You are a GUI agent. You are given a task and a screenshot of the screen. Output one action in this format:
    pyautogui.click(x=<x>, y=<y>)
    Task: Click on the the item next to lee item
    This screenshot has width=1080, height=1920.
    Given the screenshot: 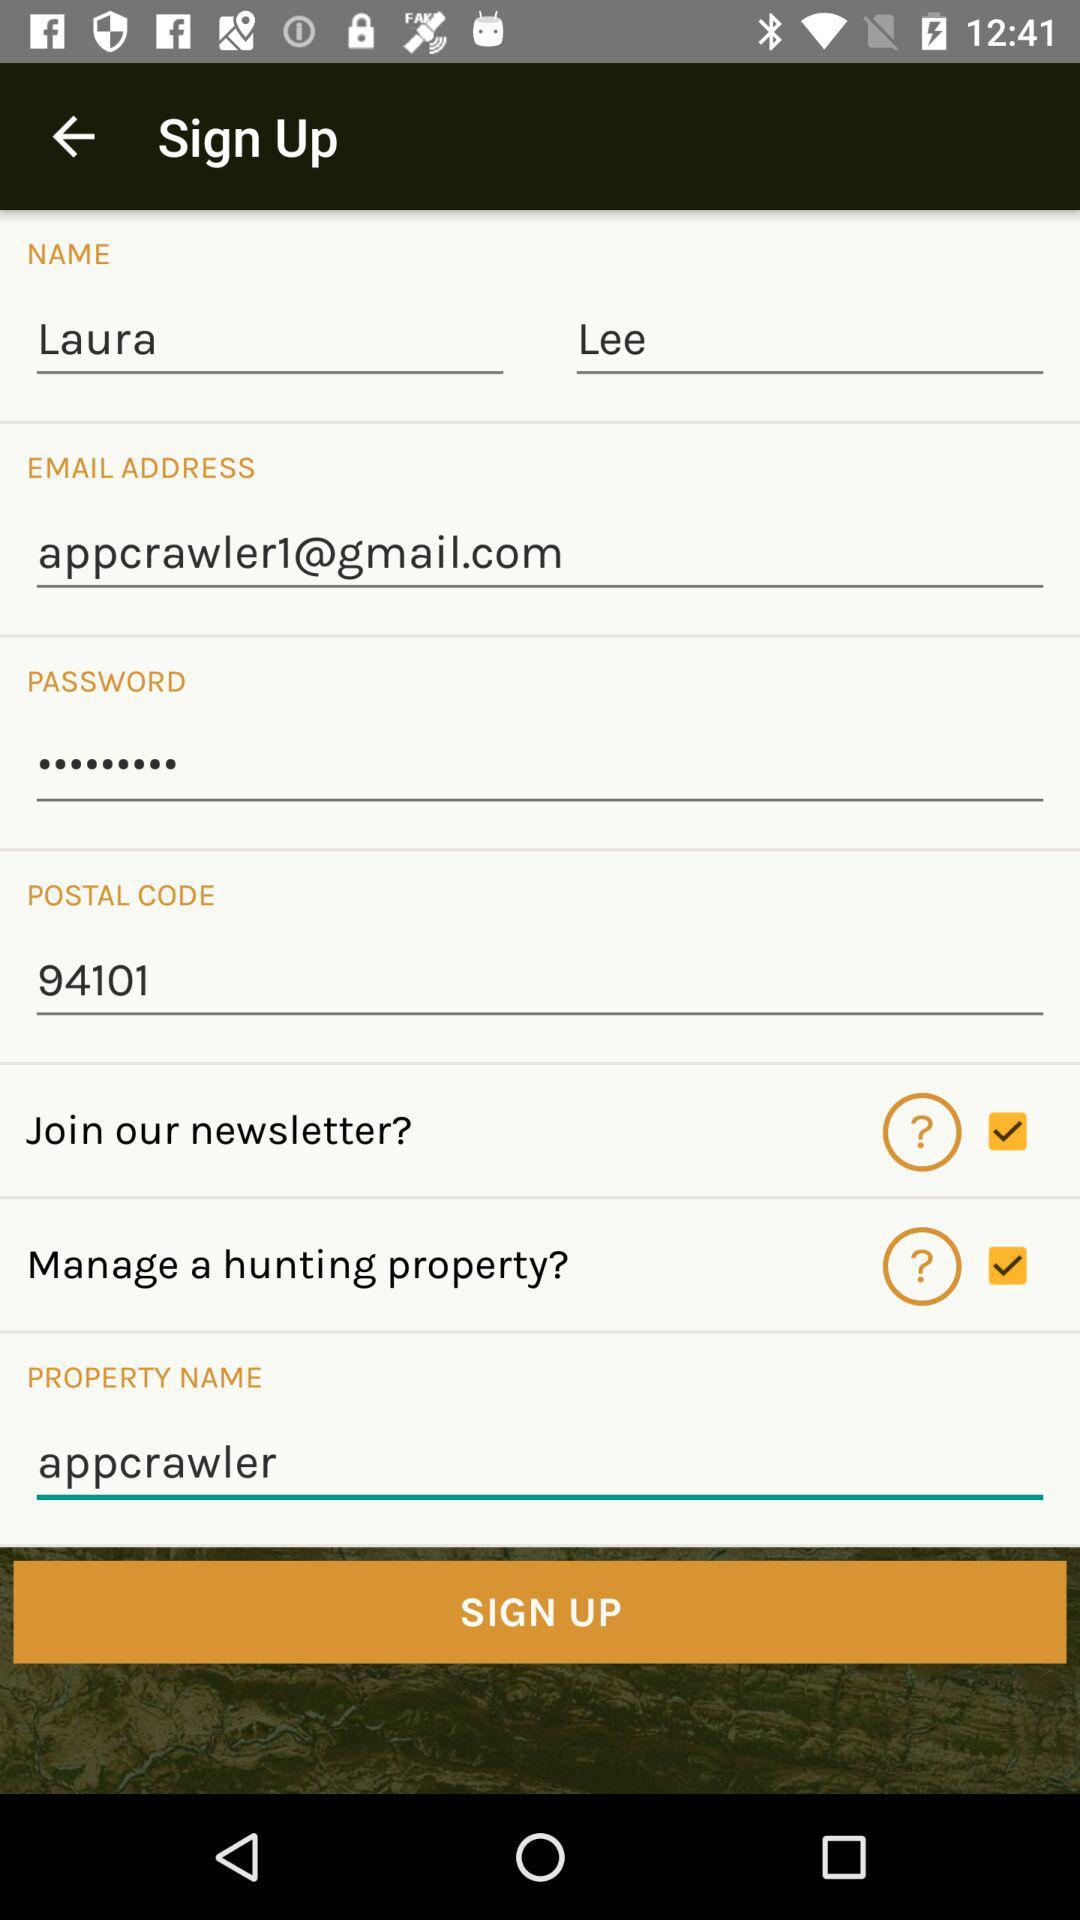 What is the action you would take?
    pyautogui.click(x=270, y=340)
    